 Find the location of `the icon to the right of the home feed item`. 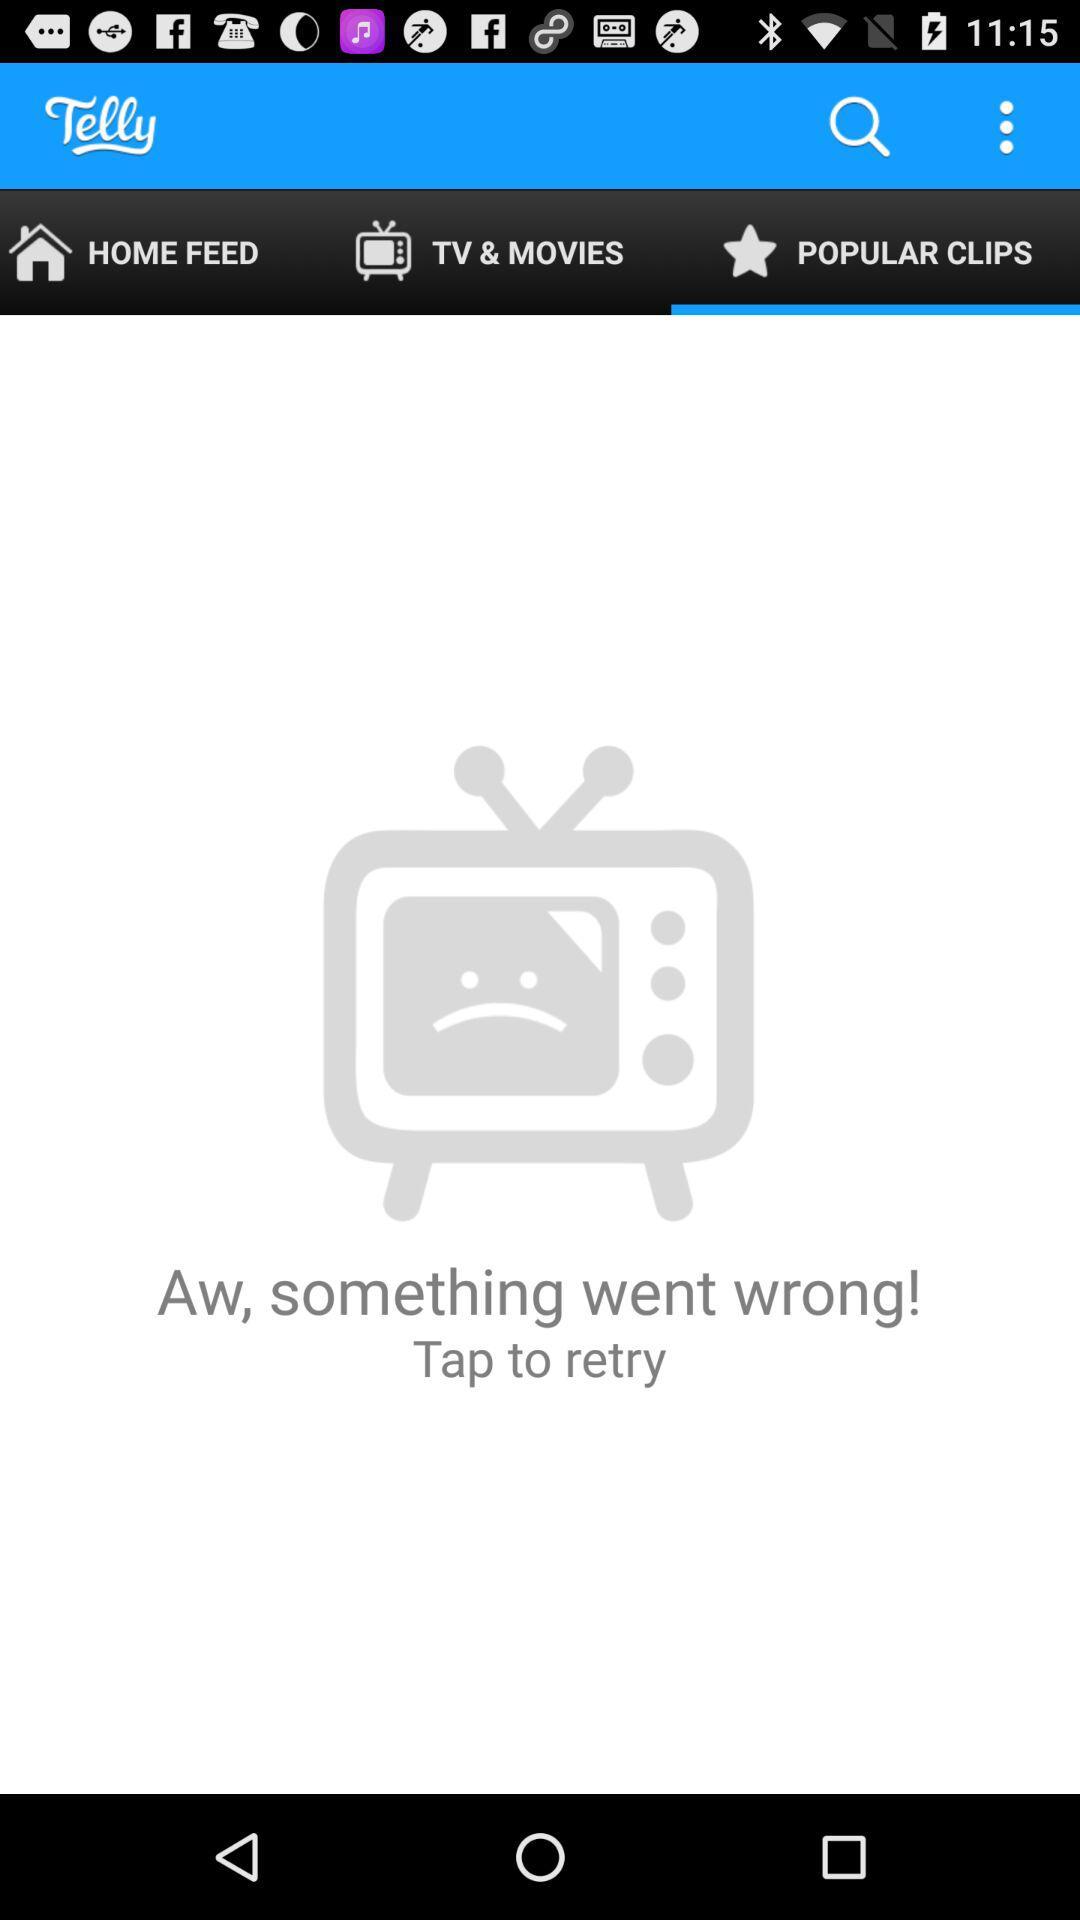

the icon to the right of the home feed item is located at coordinates (488, 251).